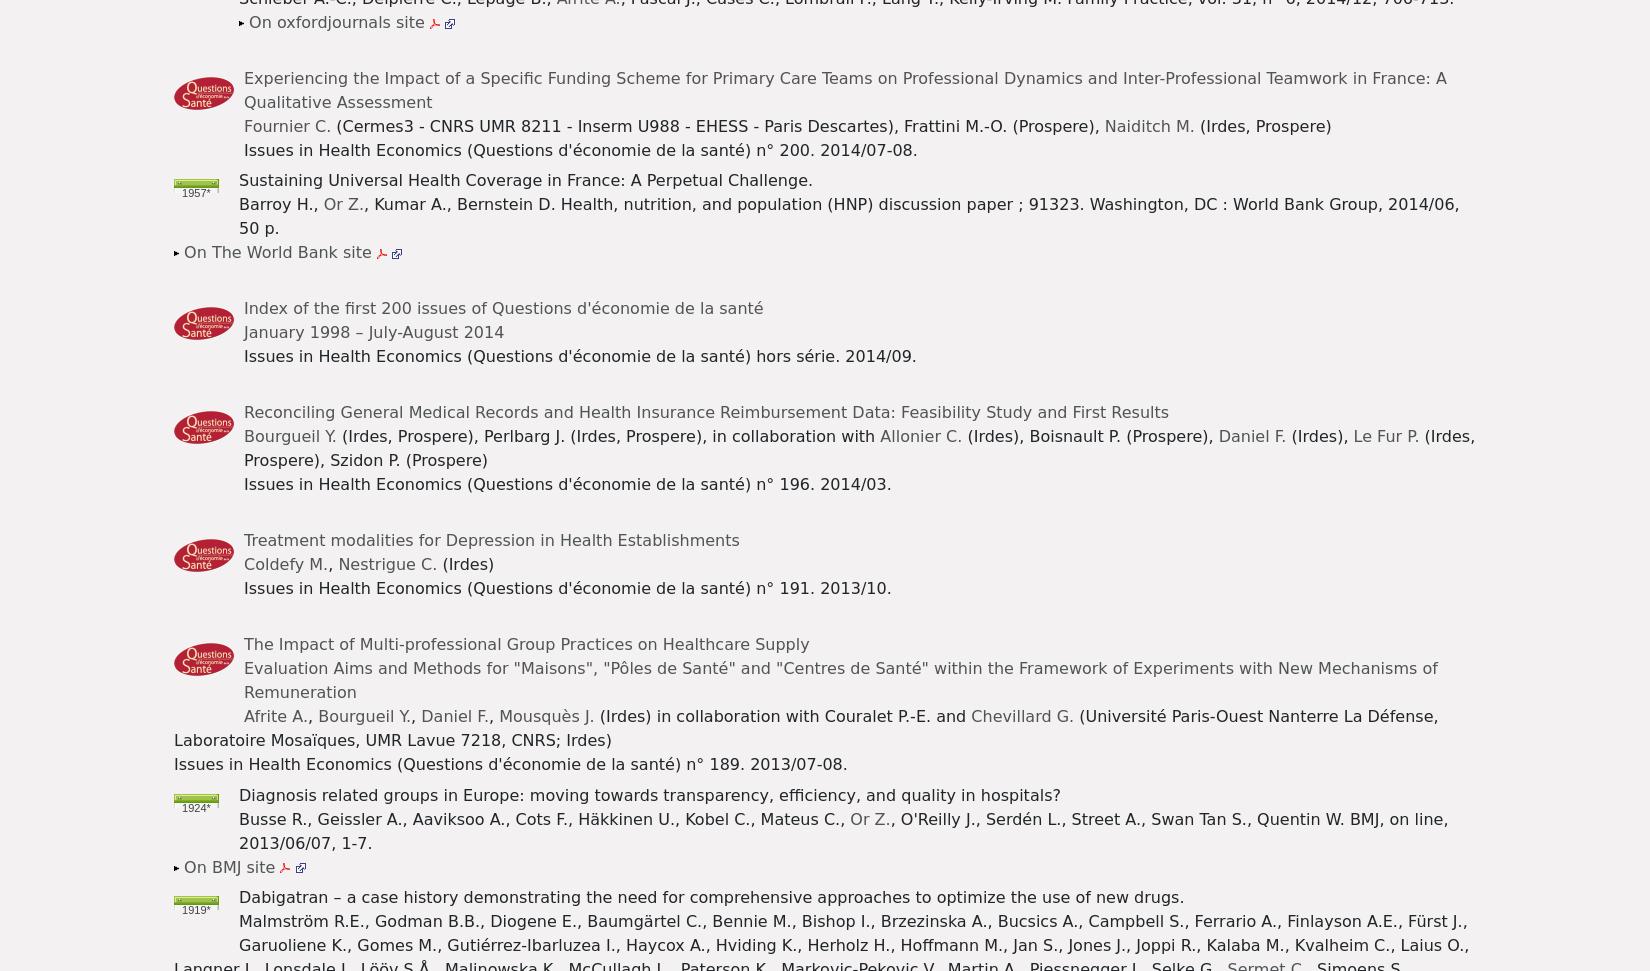  What do you see at coordinates (504, 73) in the screenshot?
I see `'Chart of the month'` at bounding box center [504, 73].